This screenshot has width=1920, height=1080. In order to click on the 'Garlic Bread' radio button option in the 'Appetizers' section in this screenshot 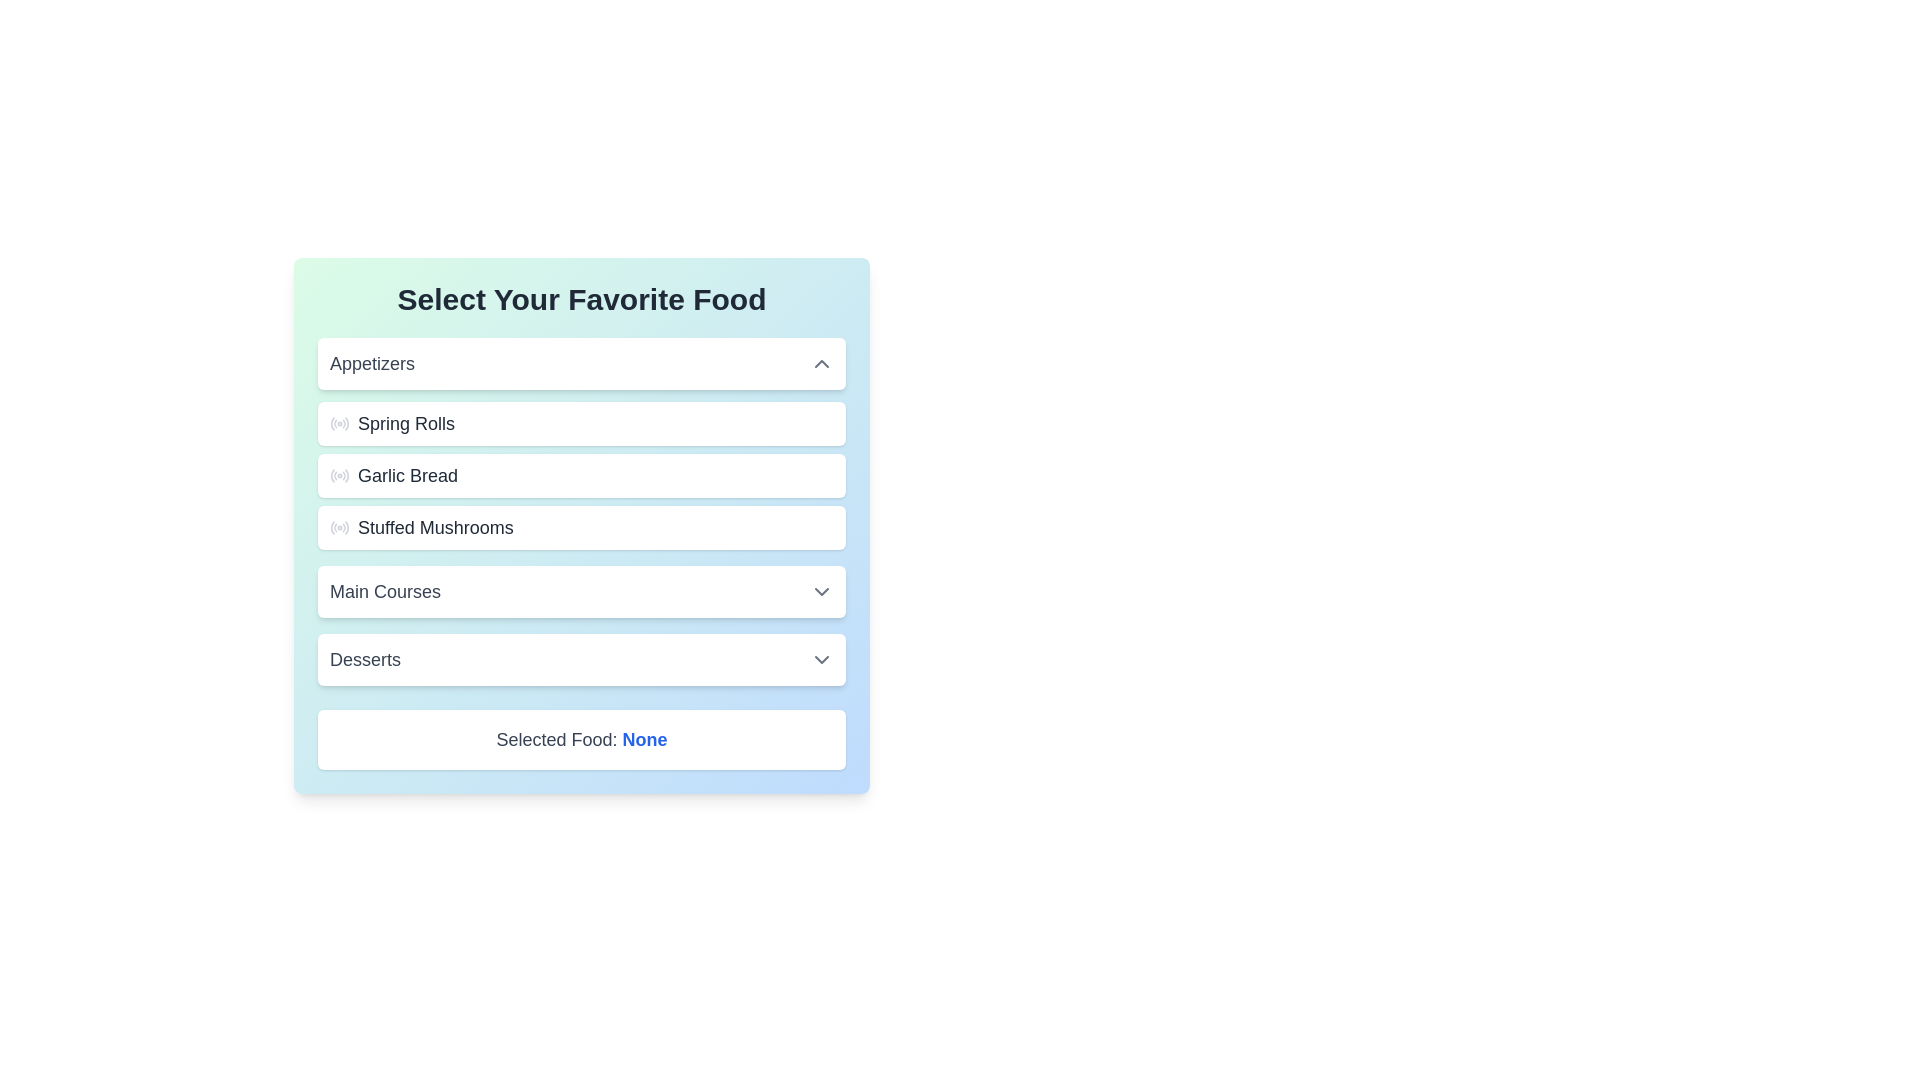, I will do `click(580, 475)`.